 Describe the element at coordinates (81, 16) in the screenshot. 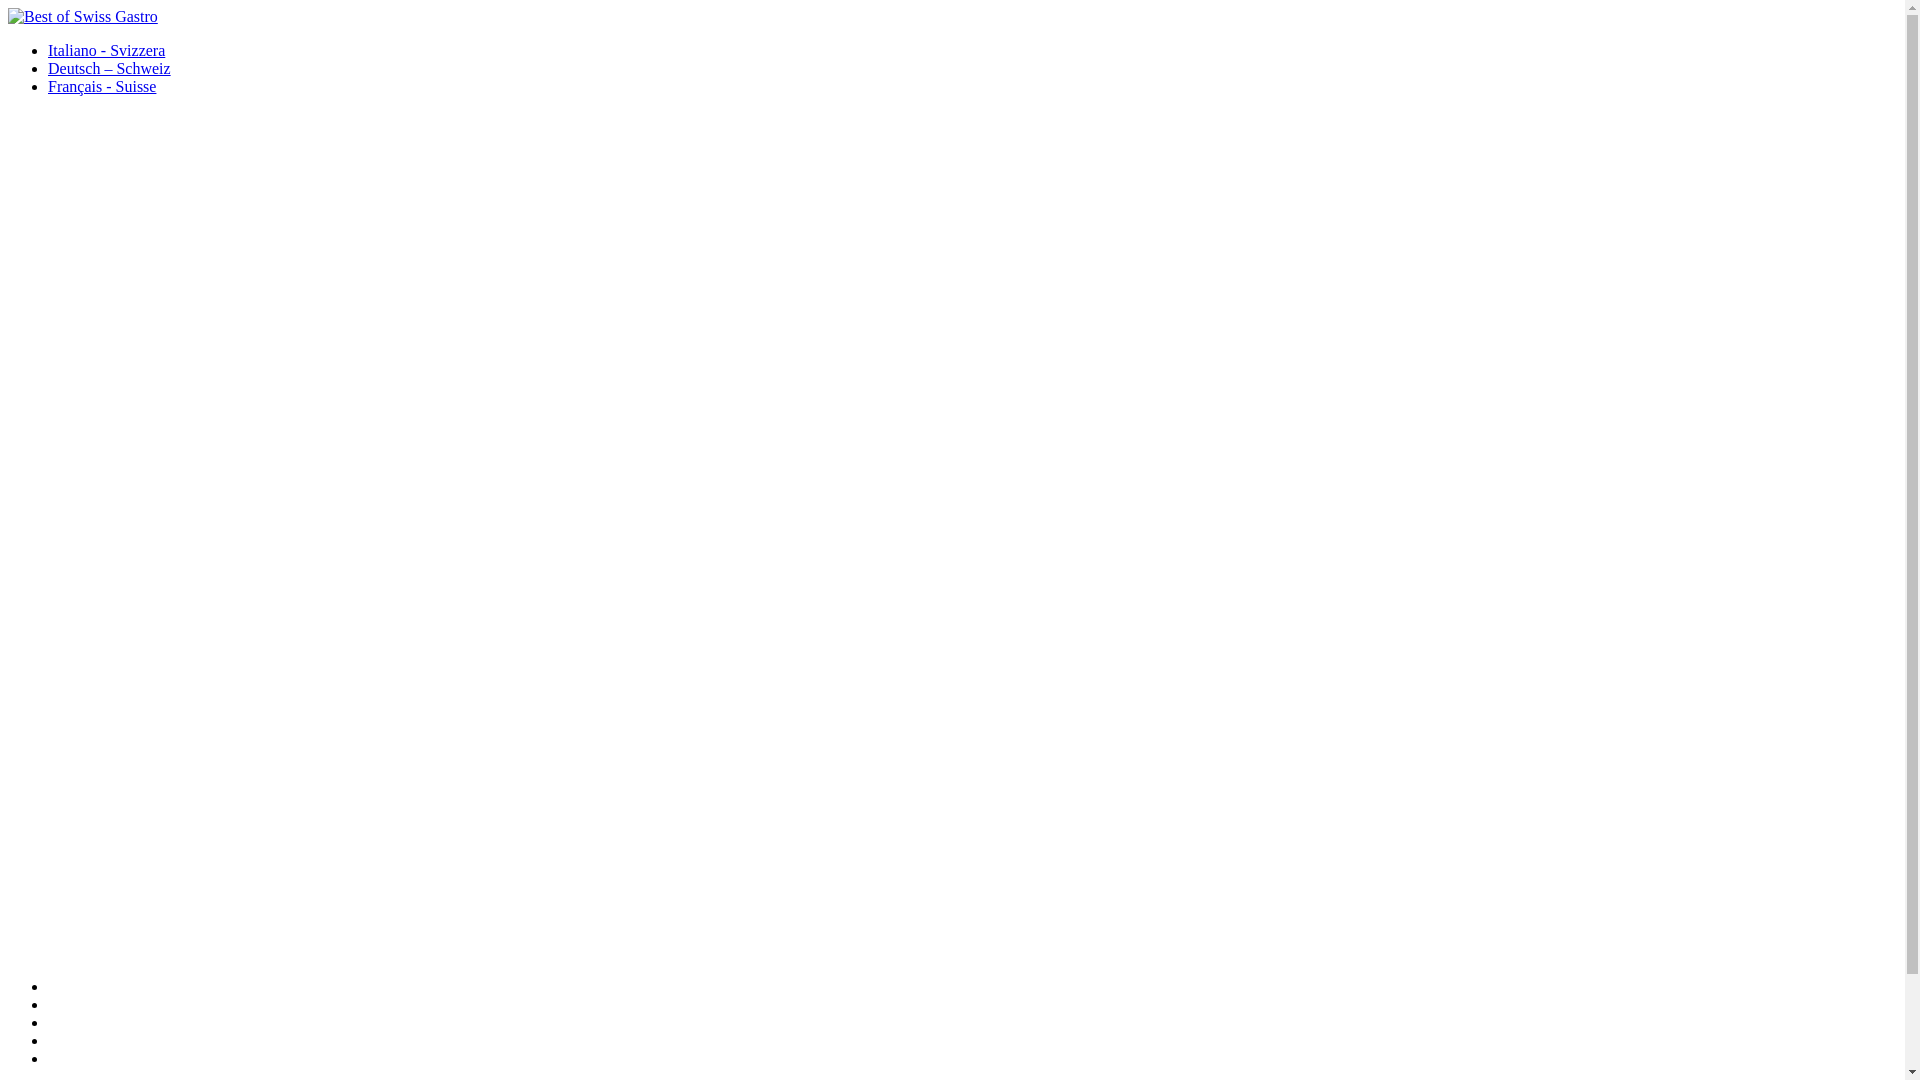

I see `'Best of Swiss Gastro'` at that location.